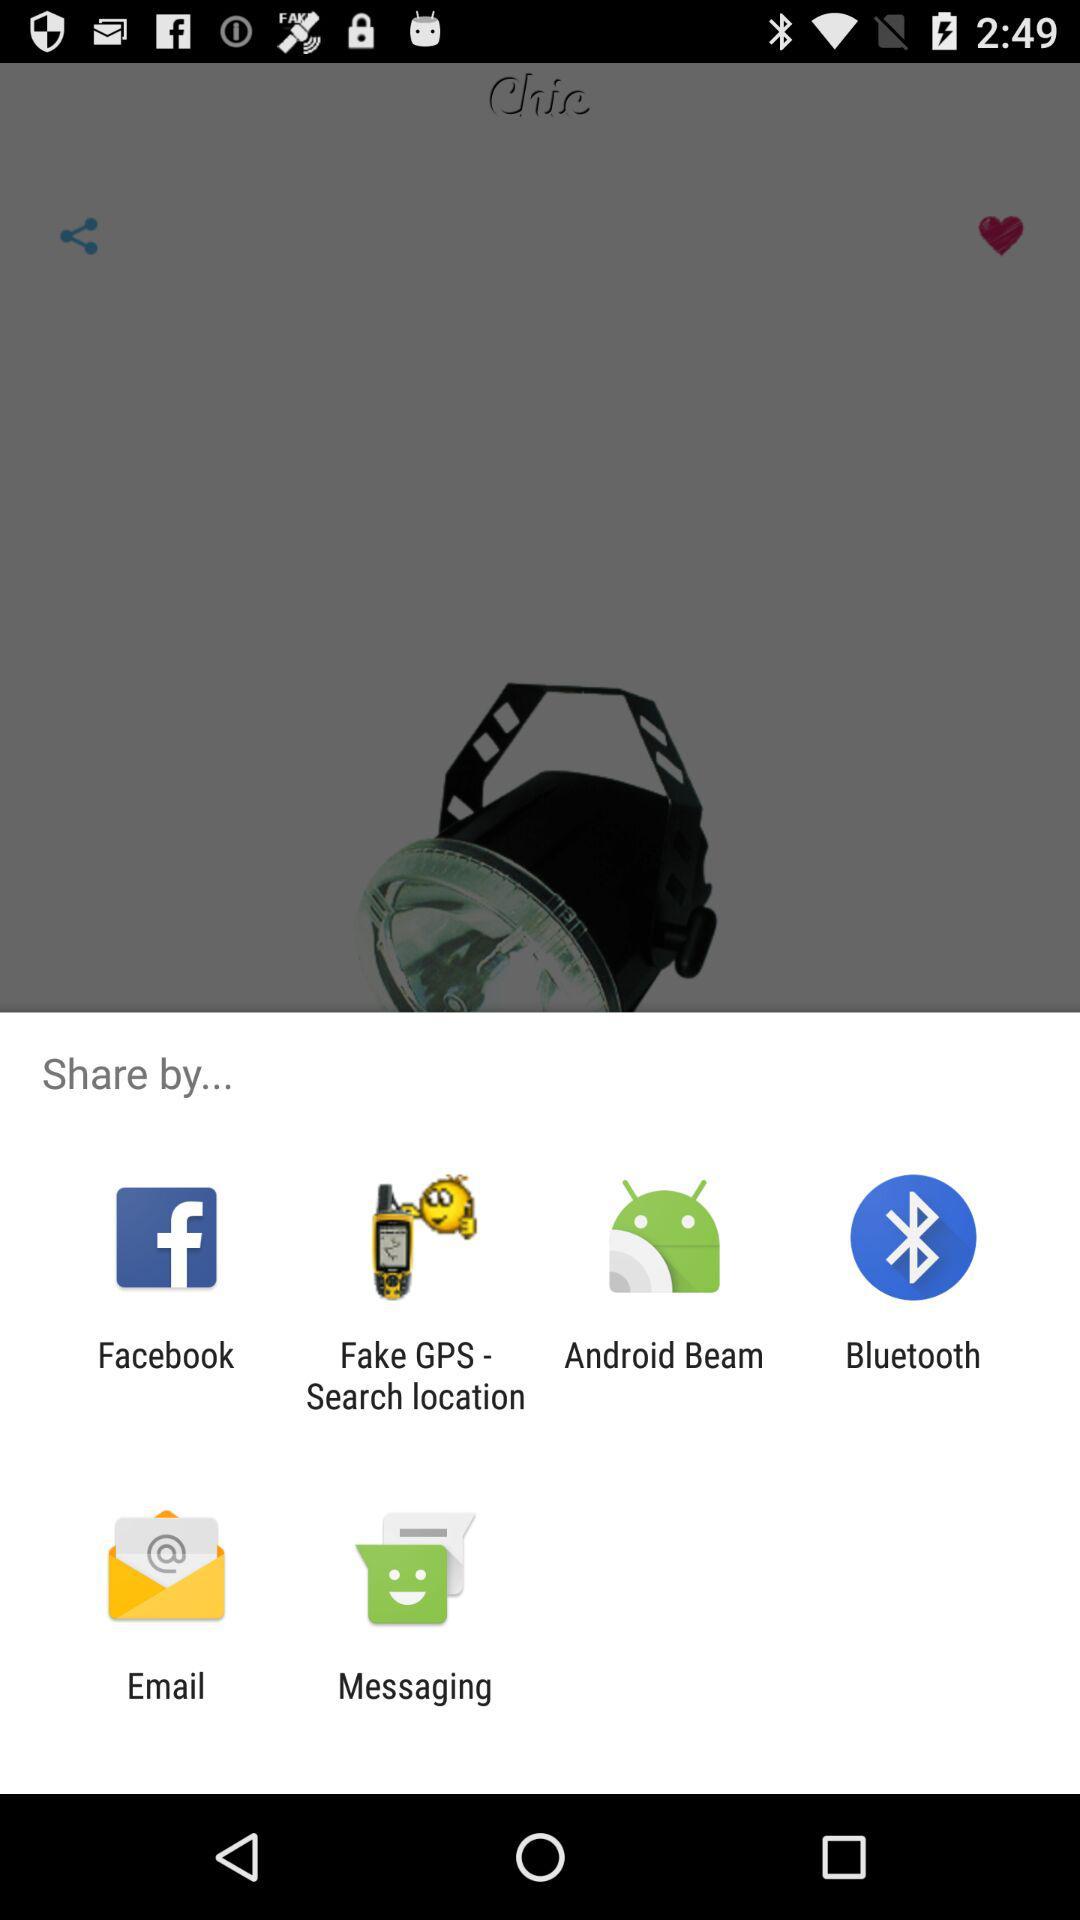 The image size is (1080, 1920). I want to click on icon to the left of messaging app, so click(165, 1705).